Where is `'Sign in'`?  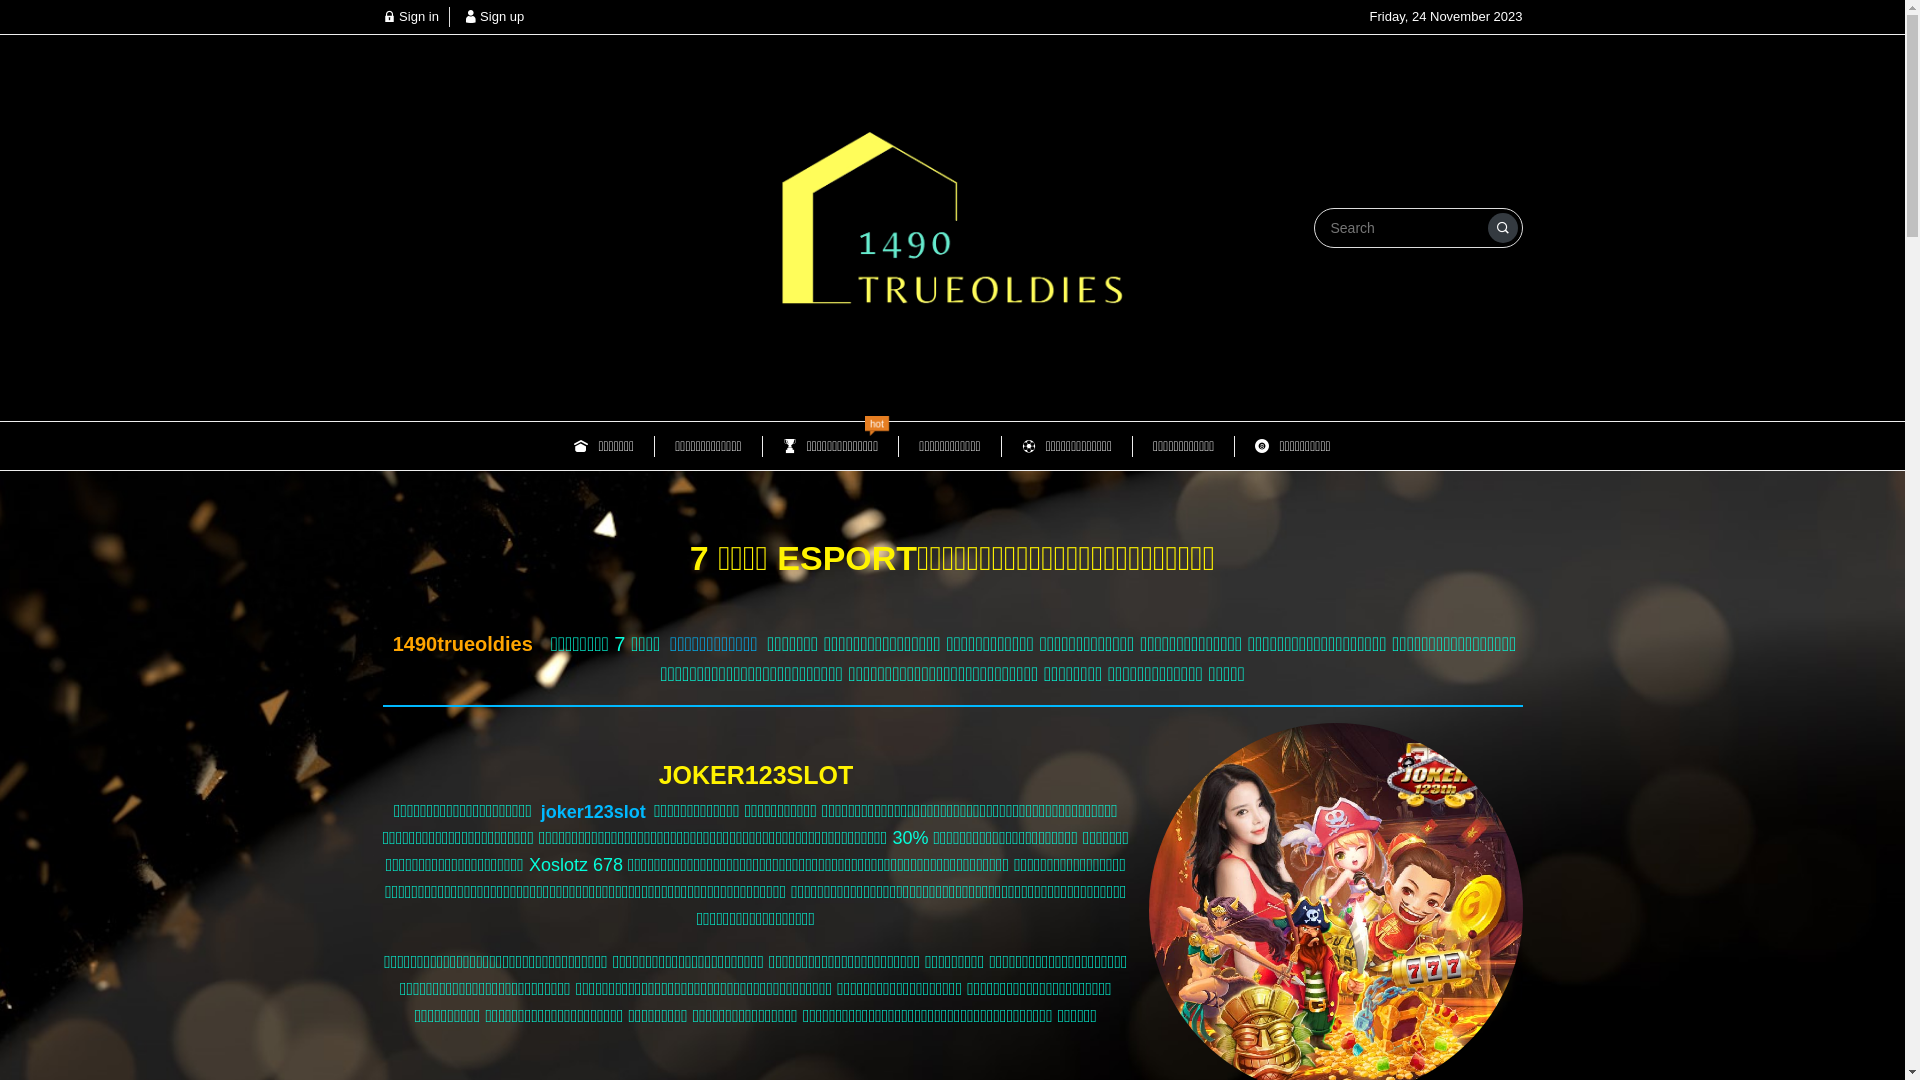 'Sign in' is located at coordinates (408, 16).